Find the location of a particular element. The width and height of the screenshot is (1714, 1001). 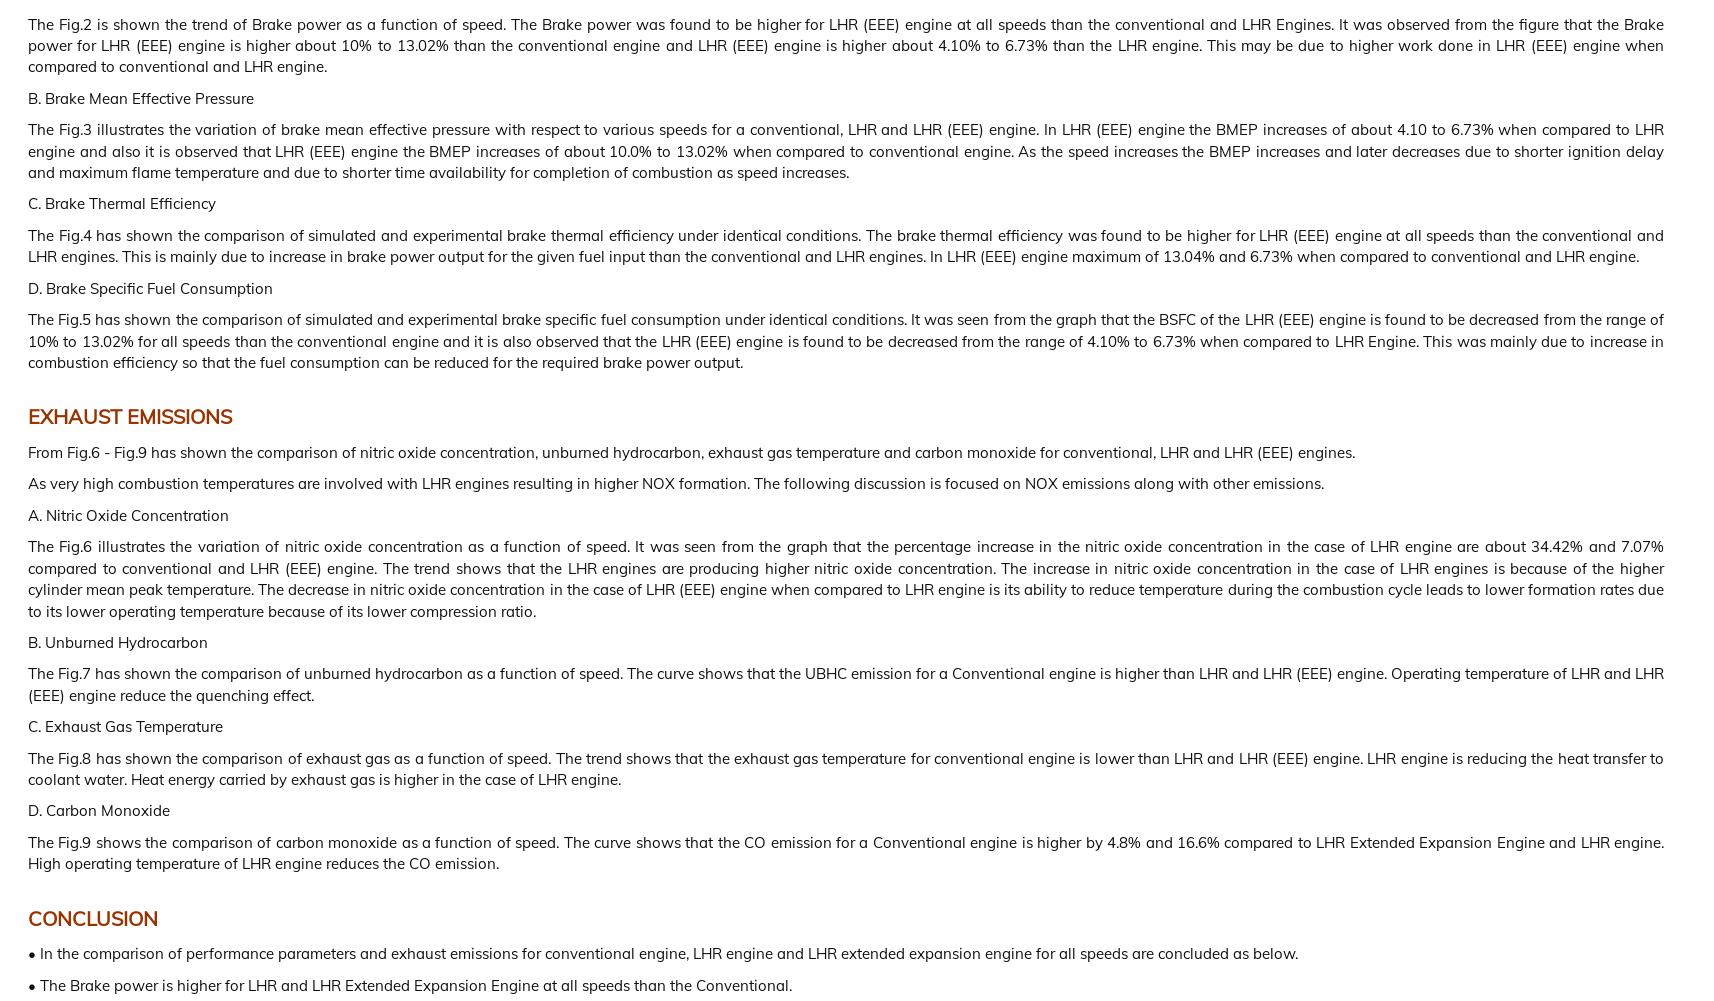

'The Fig.7 has shown the comparison of unburned hydrocarbon as a function of speed. The curve shows that
the UBHC emission for a Conventional engine is higher than LHR and LHR (EEE) engine. Operating temperature of
LHR and LHR (EEE) engine reduce the quenching effect.' is located at coordinates (846, 682).